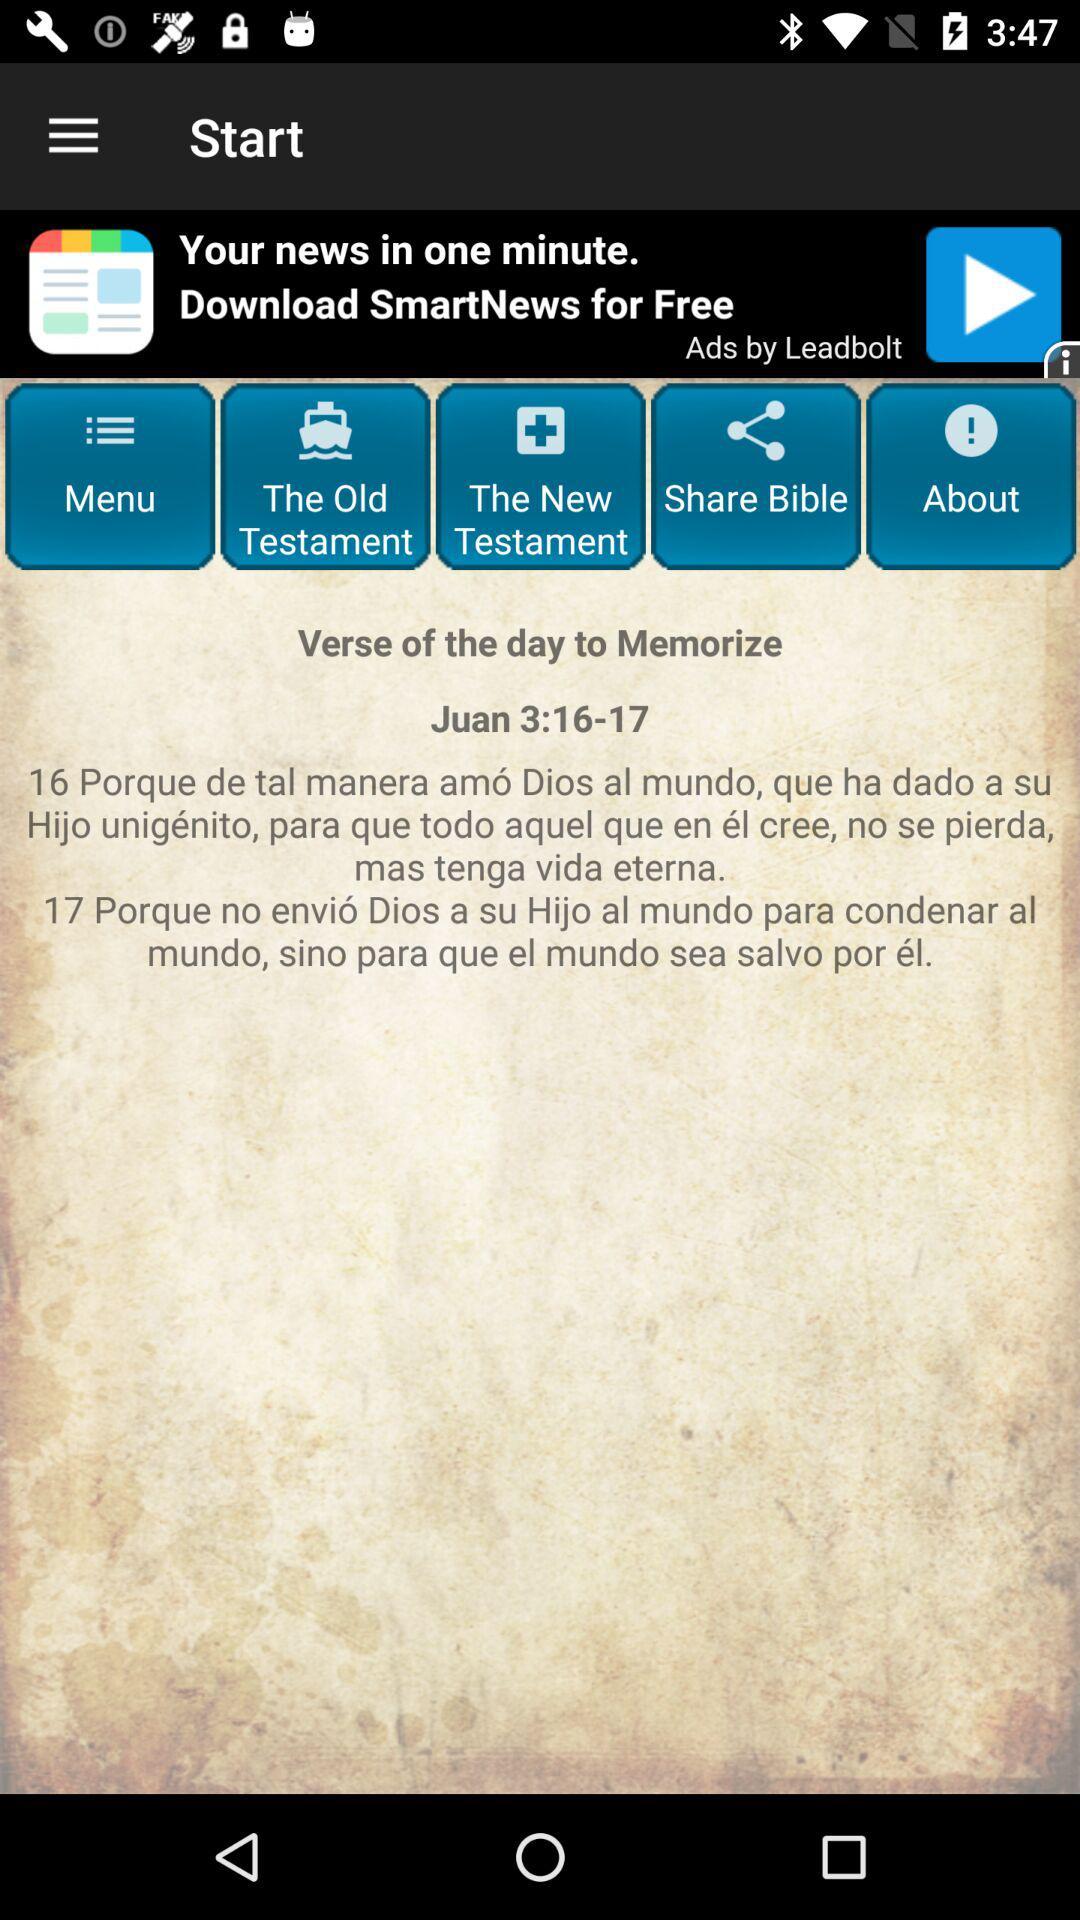 Image resolution: width=1080 pixels, height=1920 pixels. Describe the element at coordinates (540, 292) in the screenshot. I see `share the article` at that location.